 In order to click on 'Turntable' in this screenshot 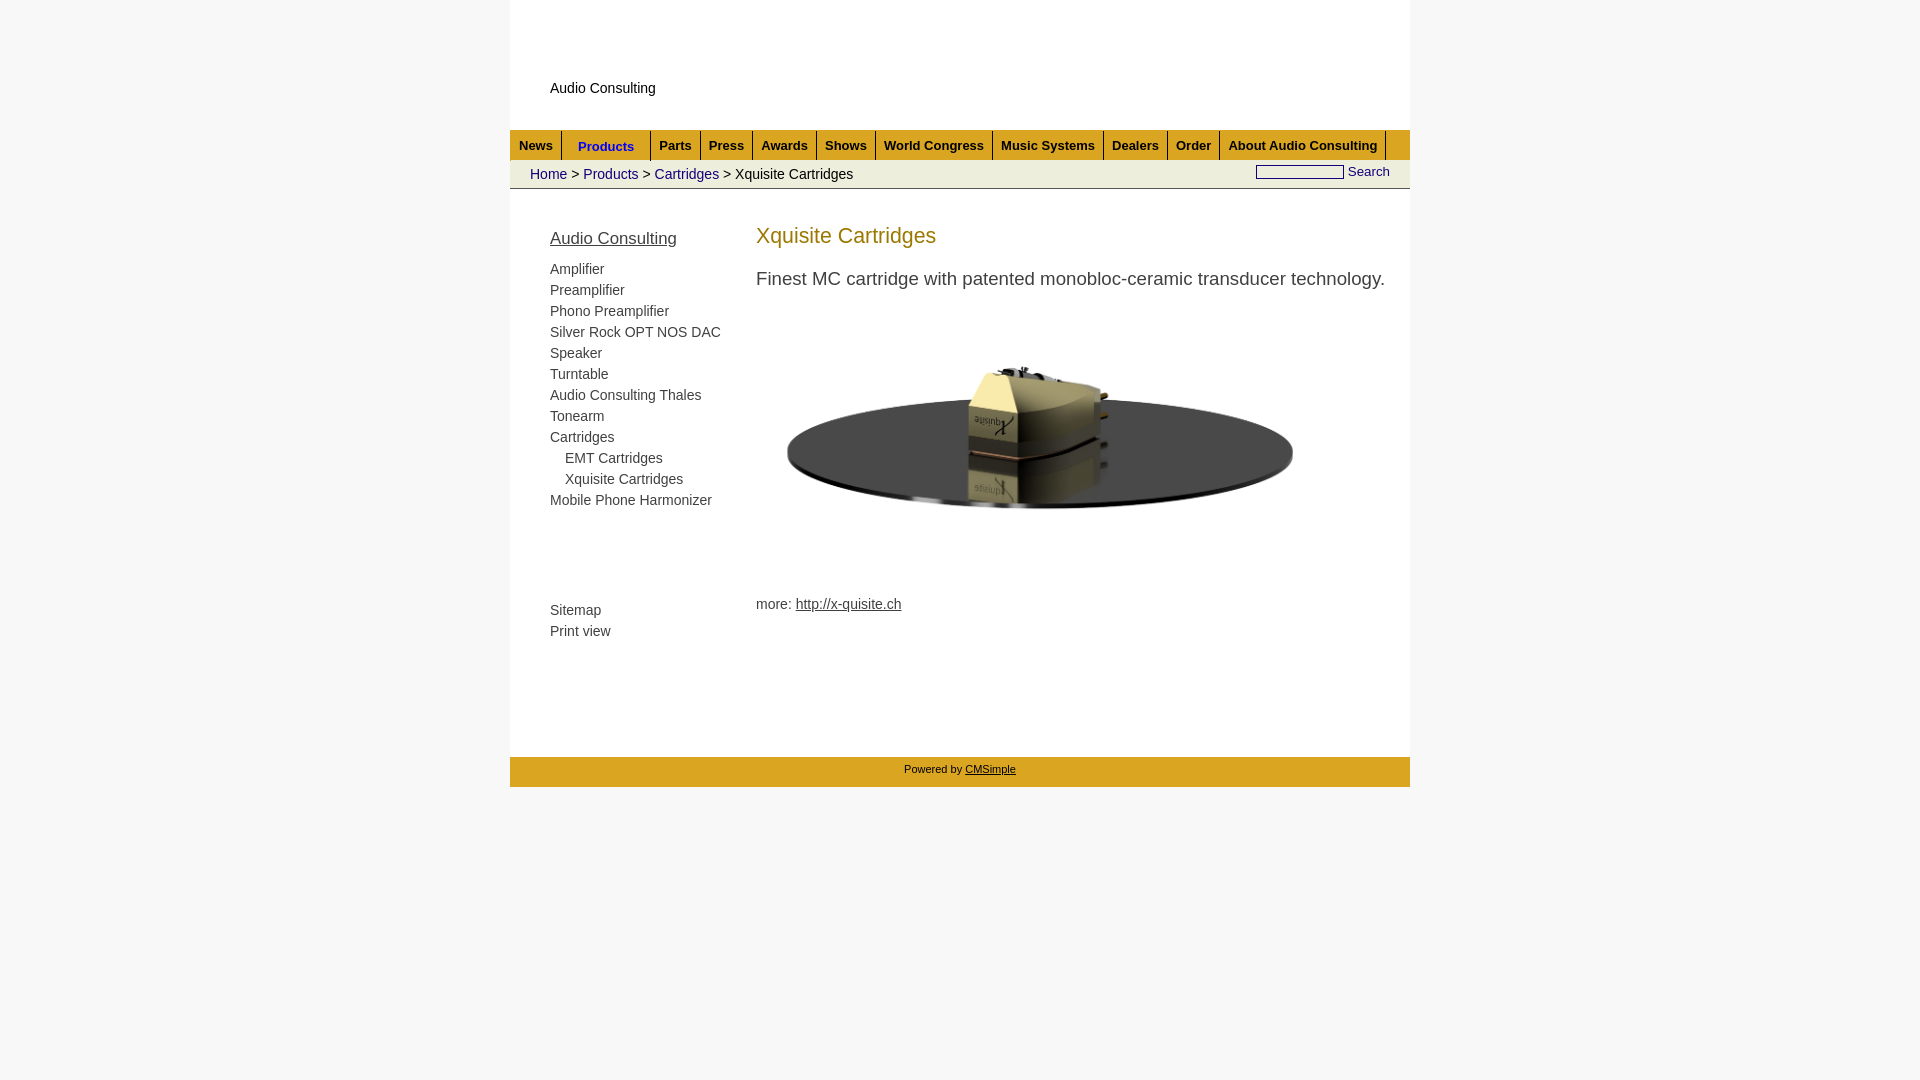, I will do `click(578, 374)`.